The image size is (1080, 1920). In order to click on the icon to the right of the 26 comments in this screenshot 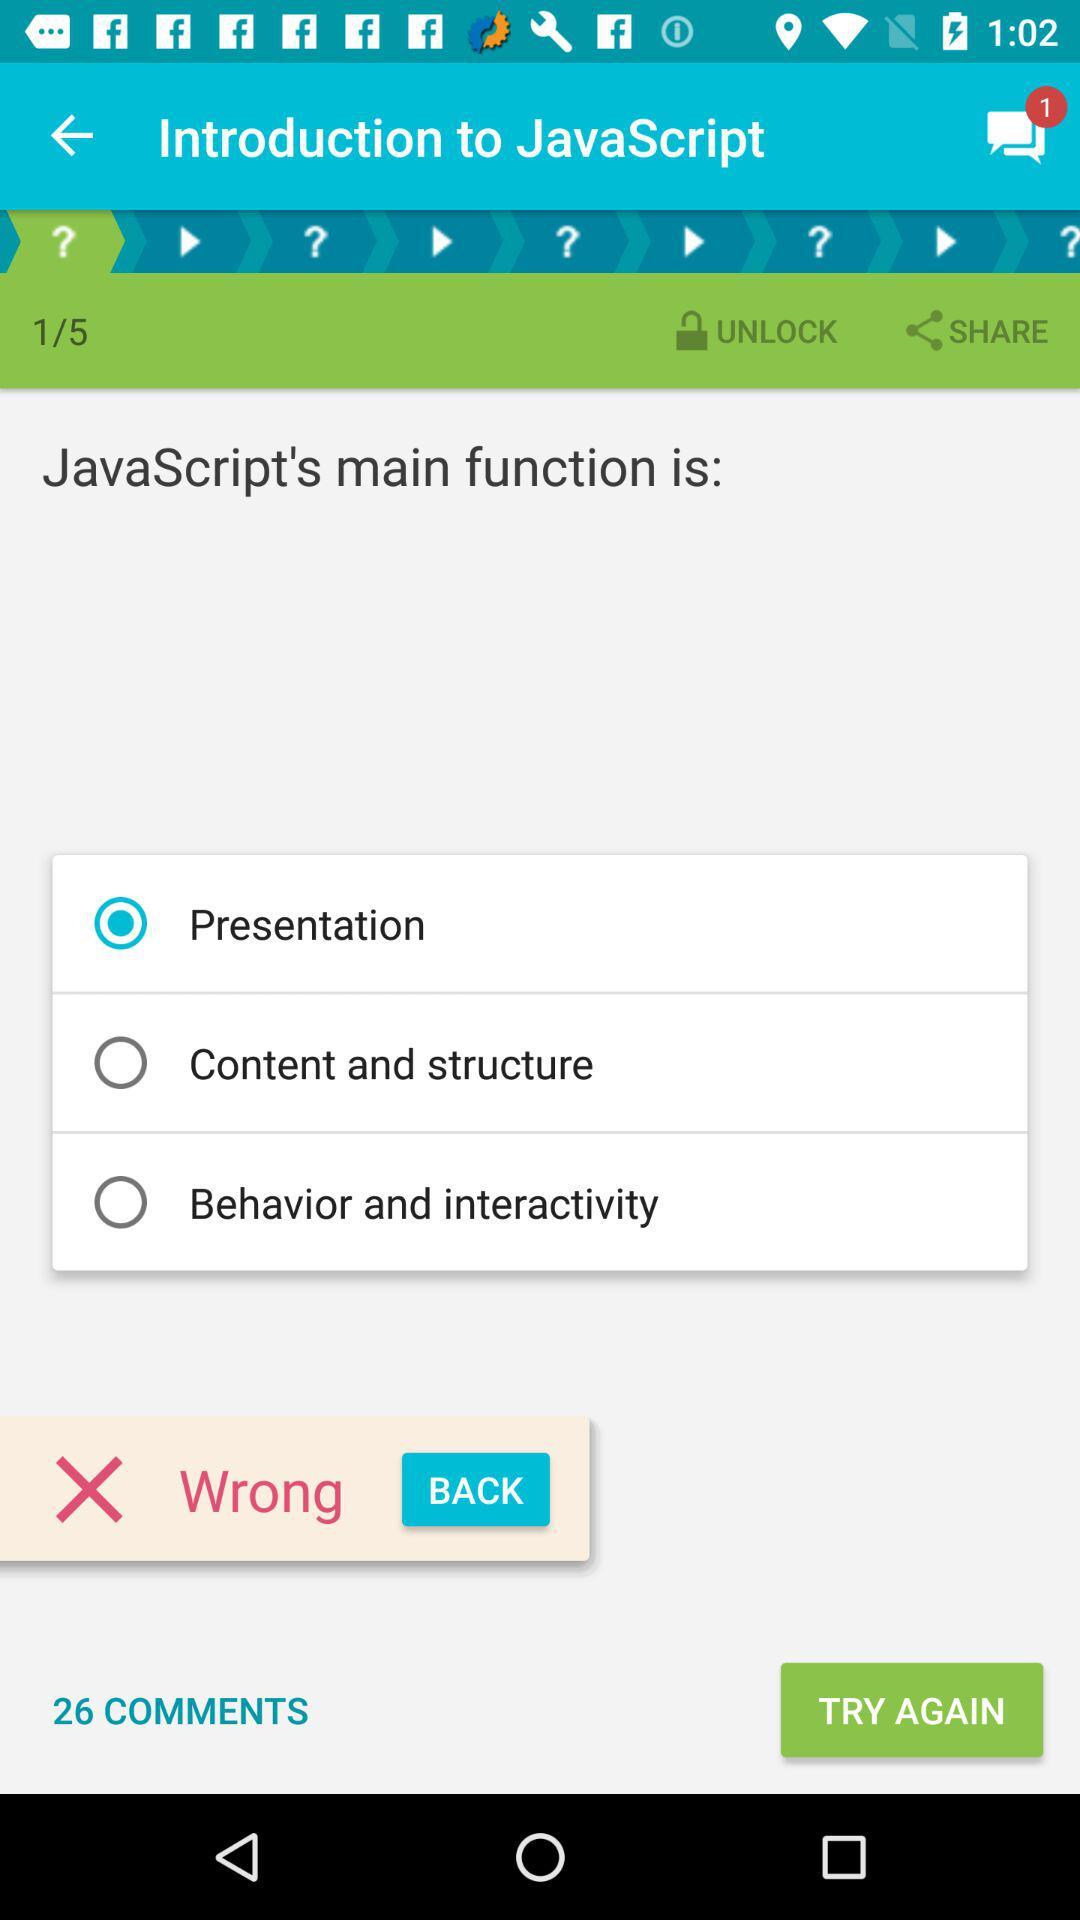, I will do `click(911, 1708)`.